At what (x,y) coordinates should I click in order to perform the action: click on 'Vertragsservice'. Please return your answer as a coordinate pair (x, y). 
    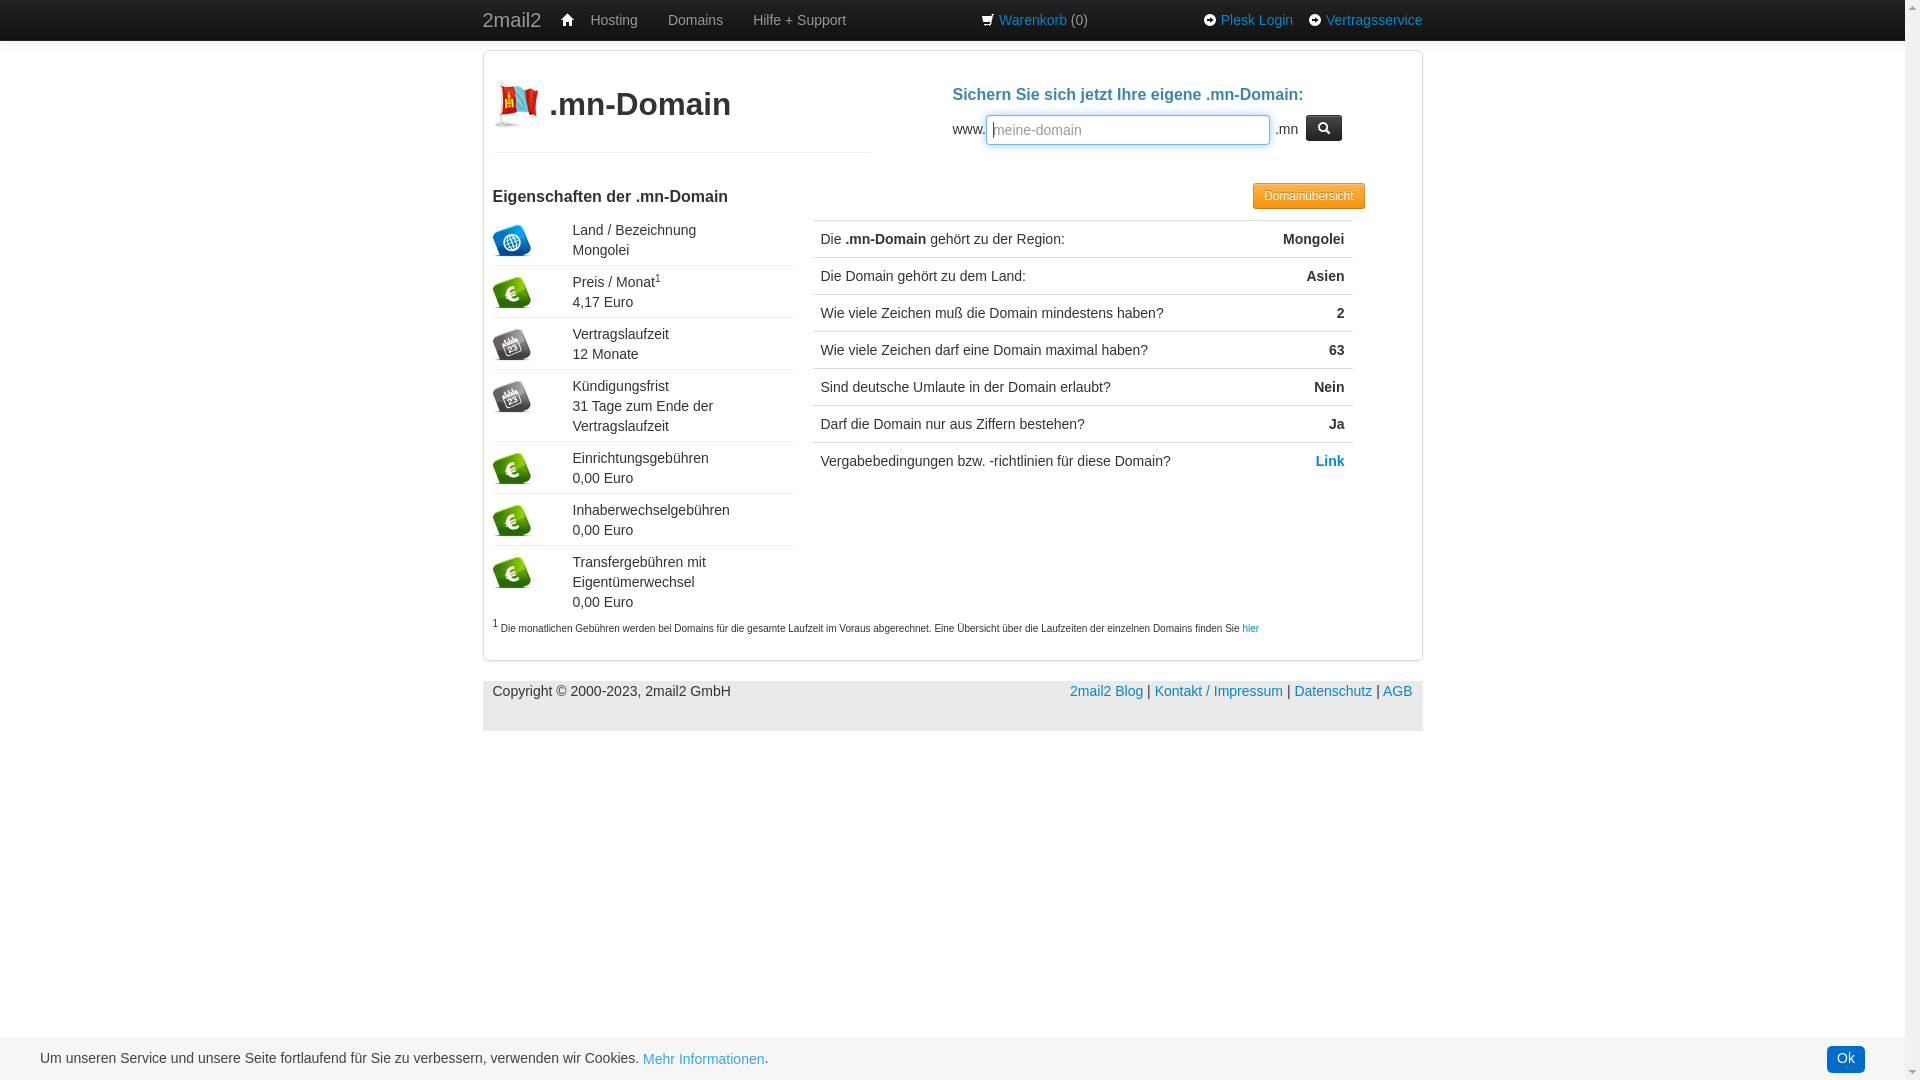
    Looking at the image, I should click on (1372, 19).